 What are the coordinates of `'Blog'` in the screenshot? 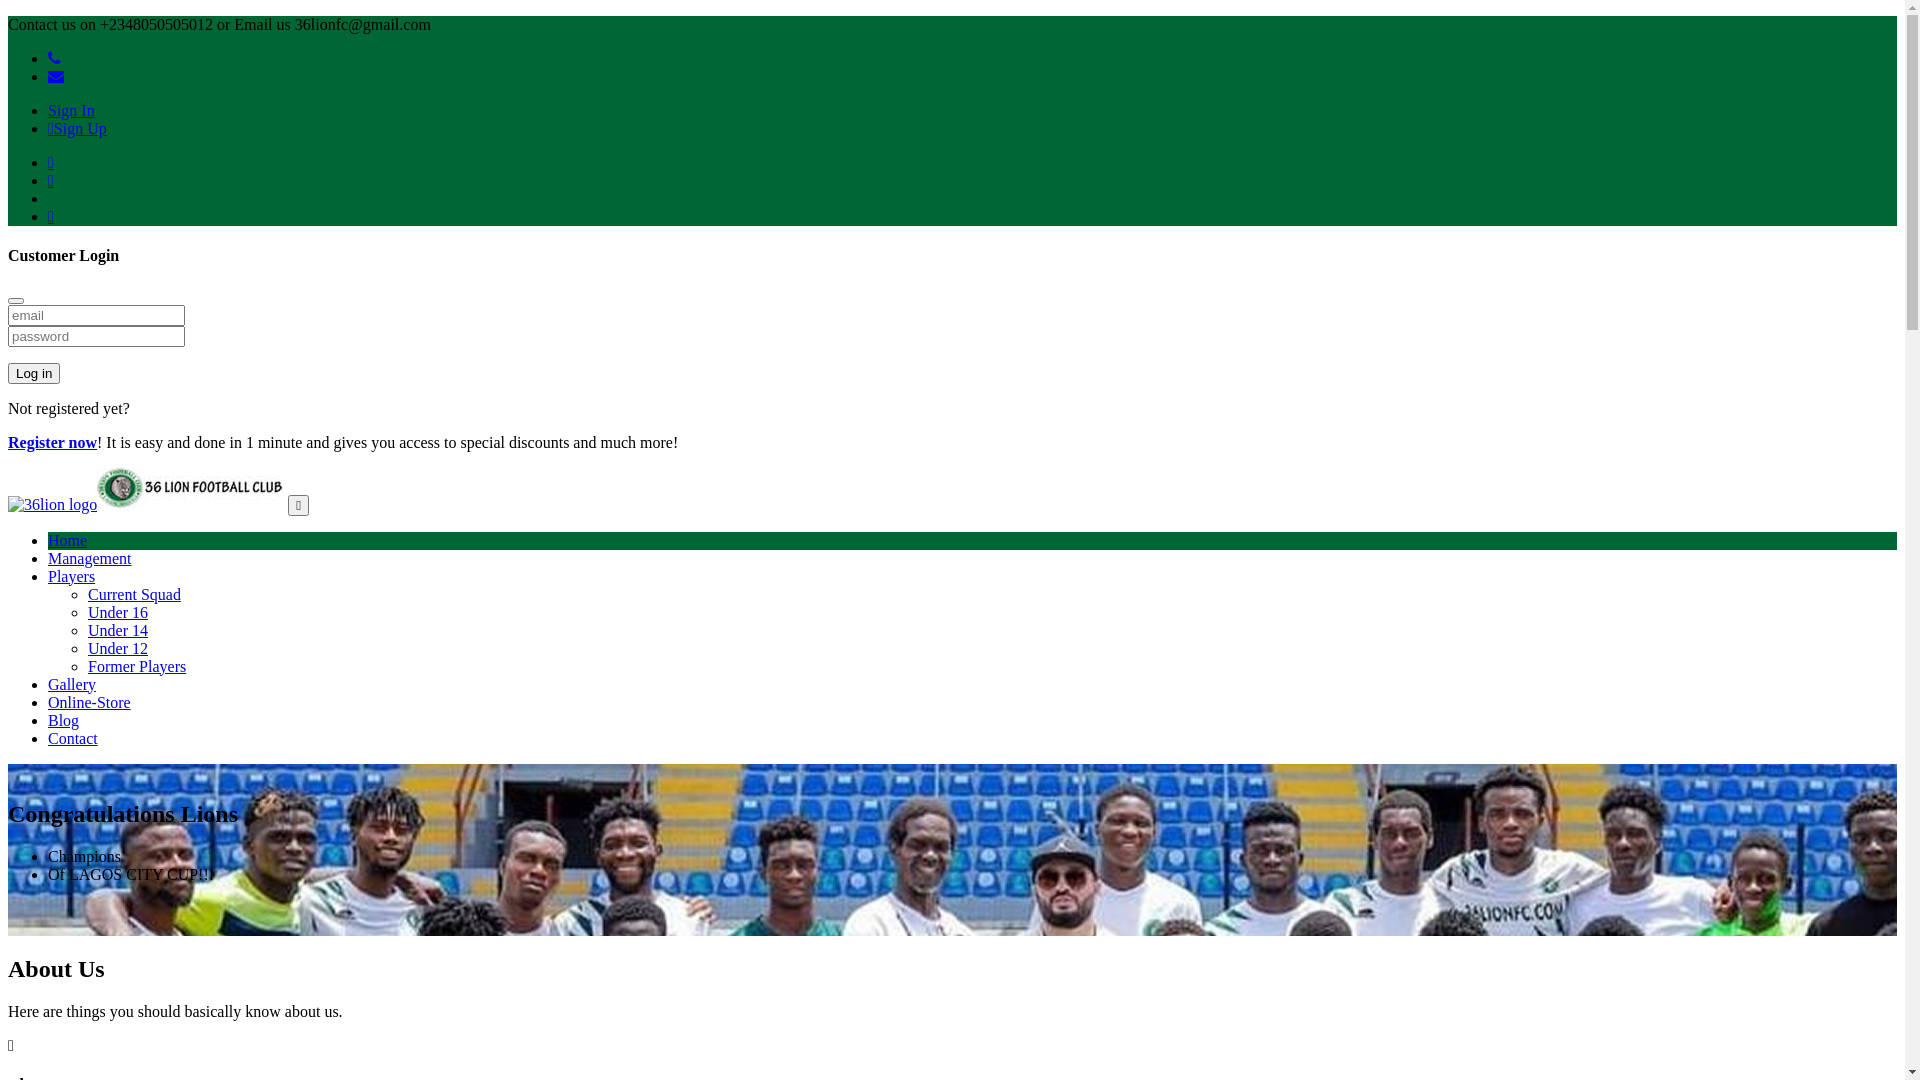 It's located at (63, 720).